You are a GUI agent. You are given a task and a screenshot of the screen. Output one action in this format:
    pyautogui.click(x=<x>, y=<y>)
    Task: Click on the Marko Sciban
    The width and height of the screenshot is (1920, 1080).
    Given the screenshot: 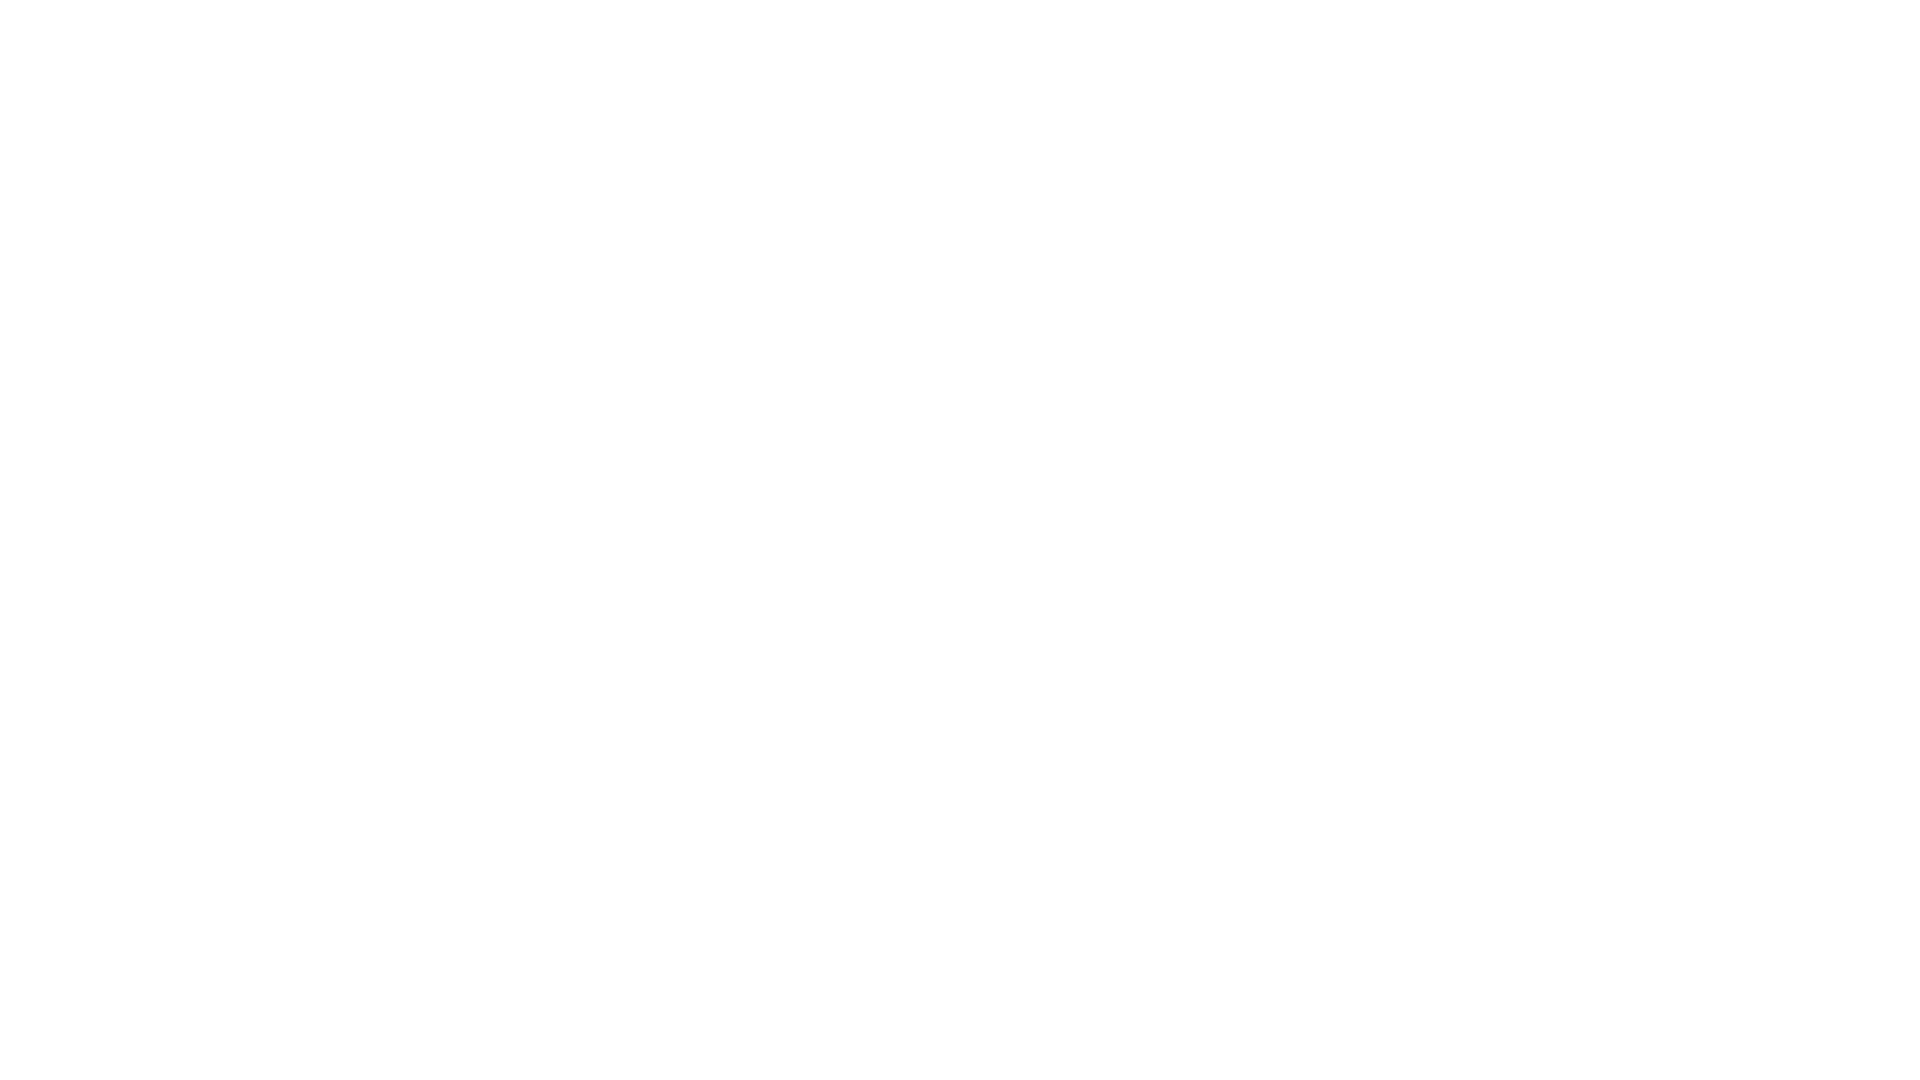 What is the action you would take?
    pyautogui.click(x=931, y=260)
    